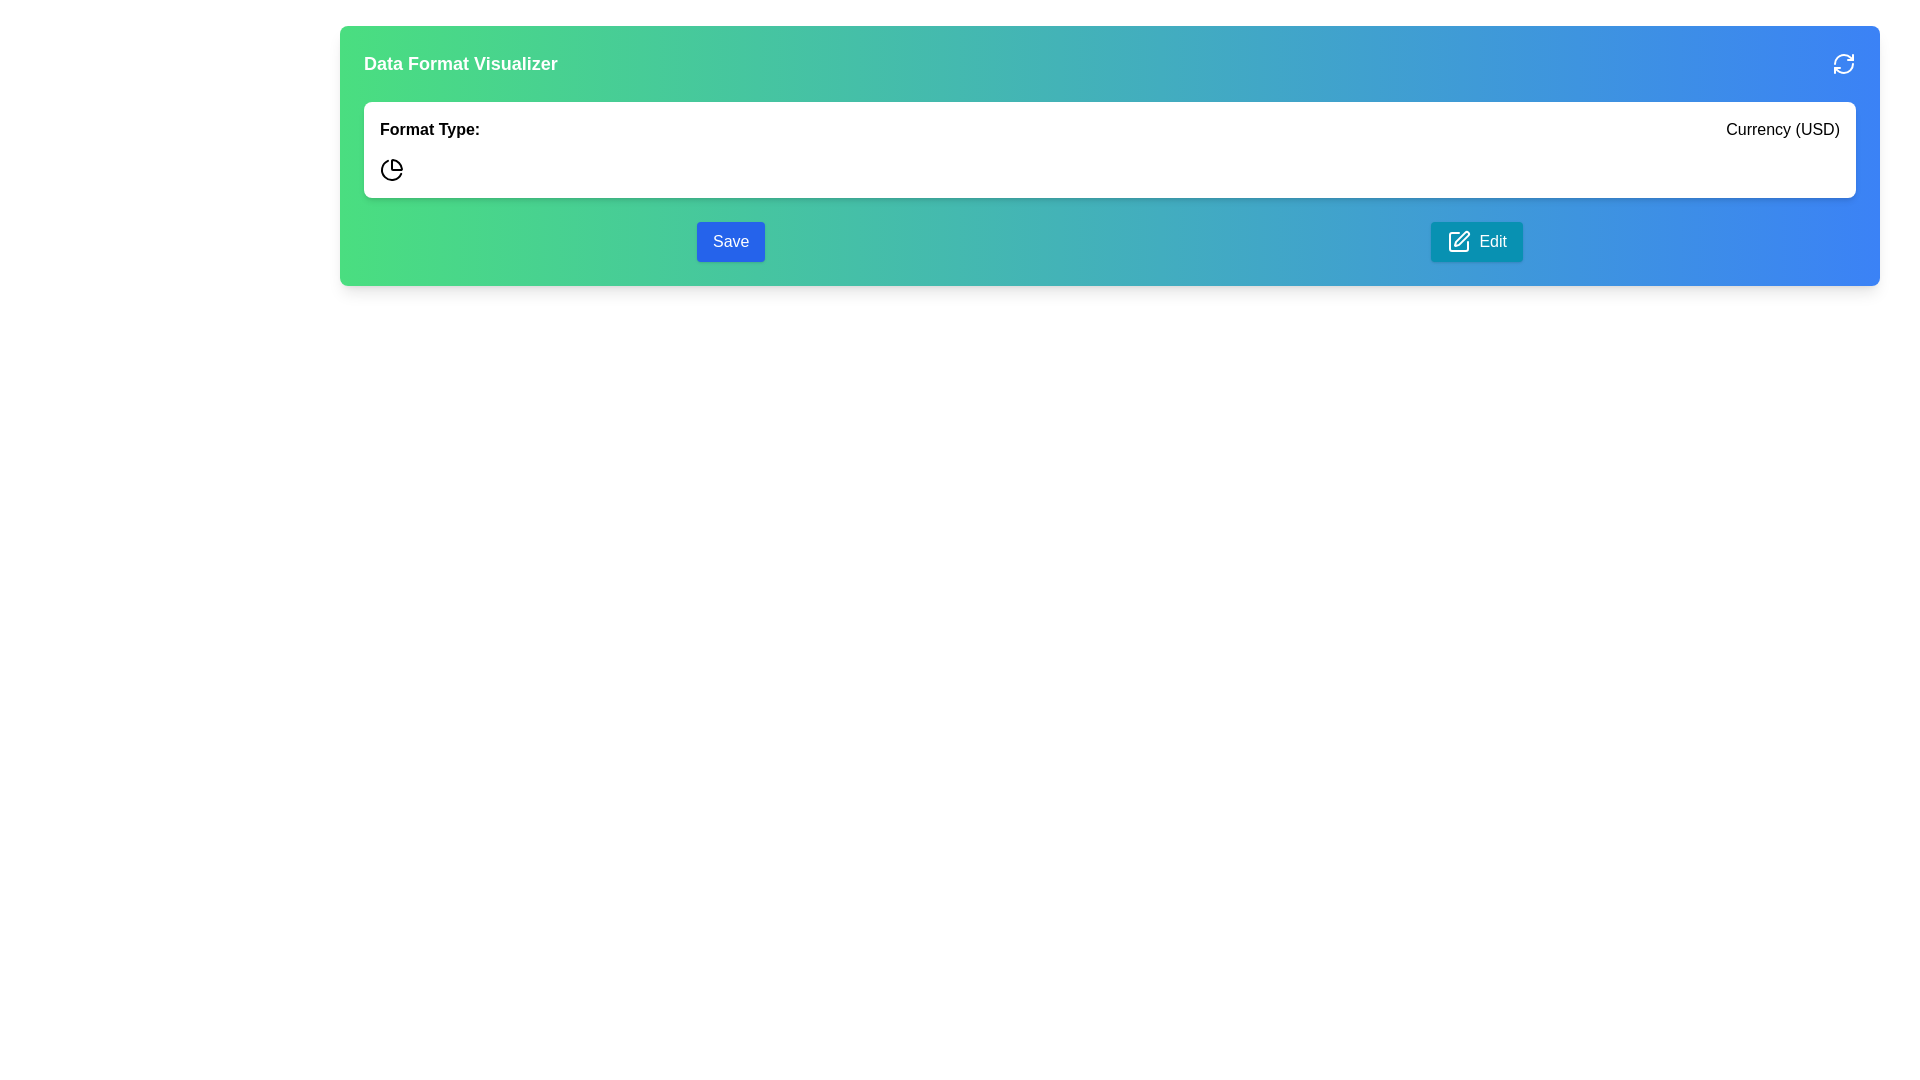 Image resolution: width=1920 pixels, height=1080 pixels. What do you see at coordinates (1842, 63) in the screenshot?
I see `the circular refresh icon button located in the top-right corner of the blue header bar` at bounding box center [1842, 63].